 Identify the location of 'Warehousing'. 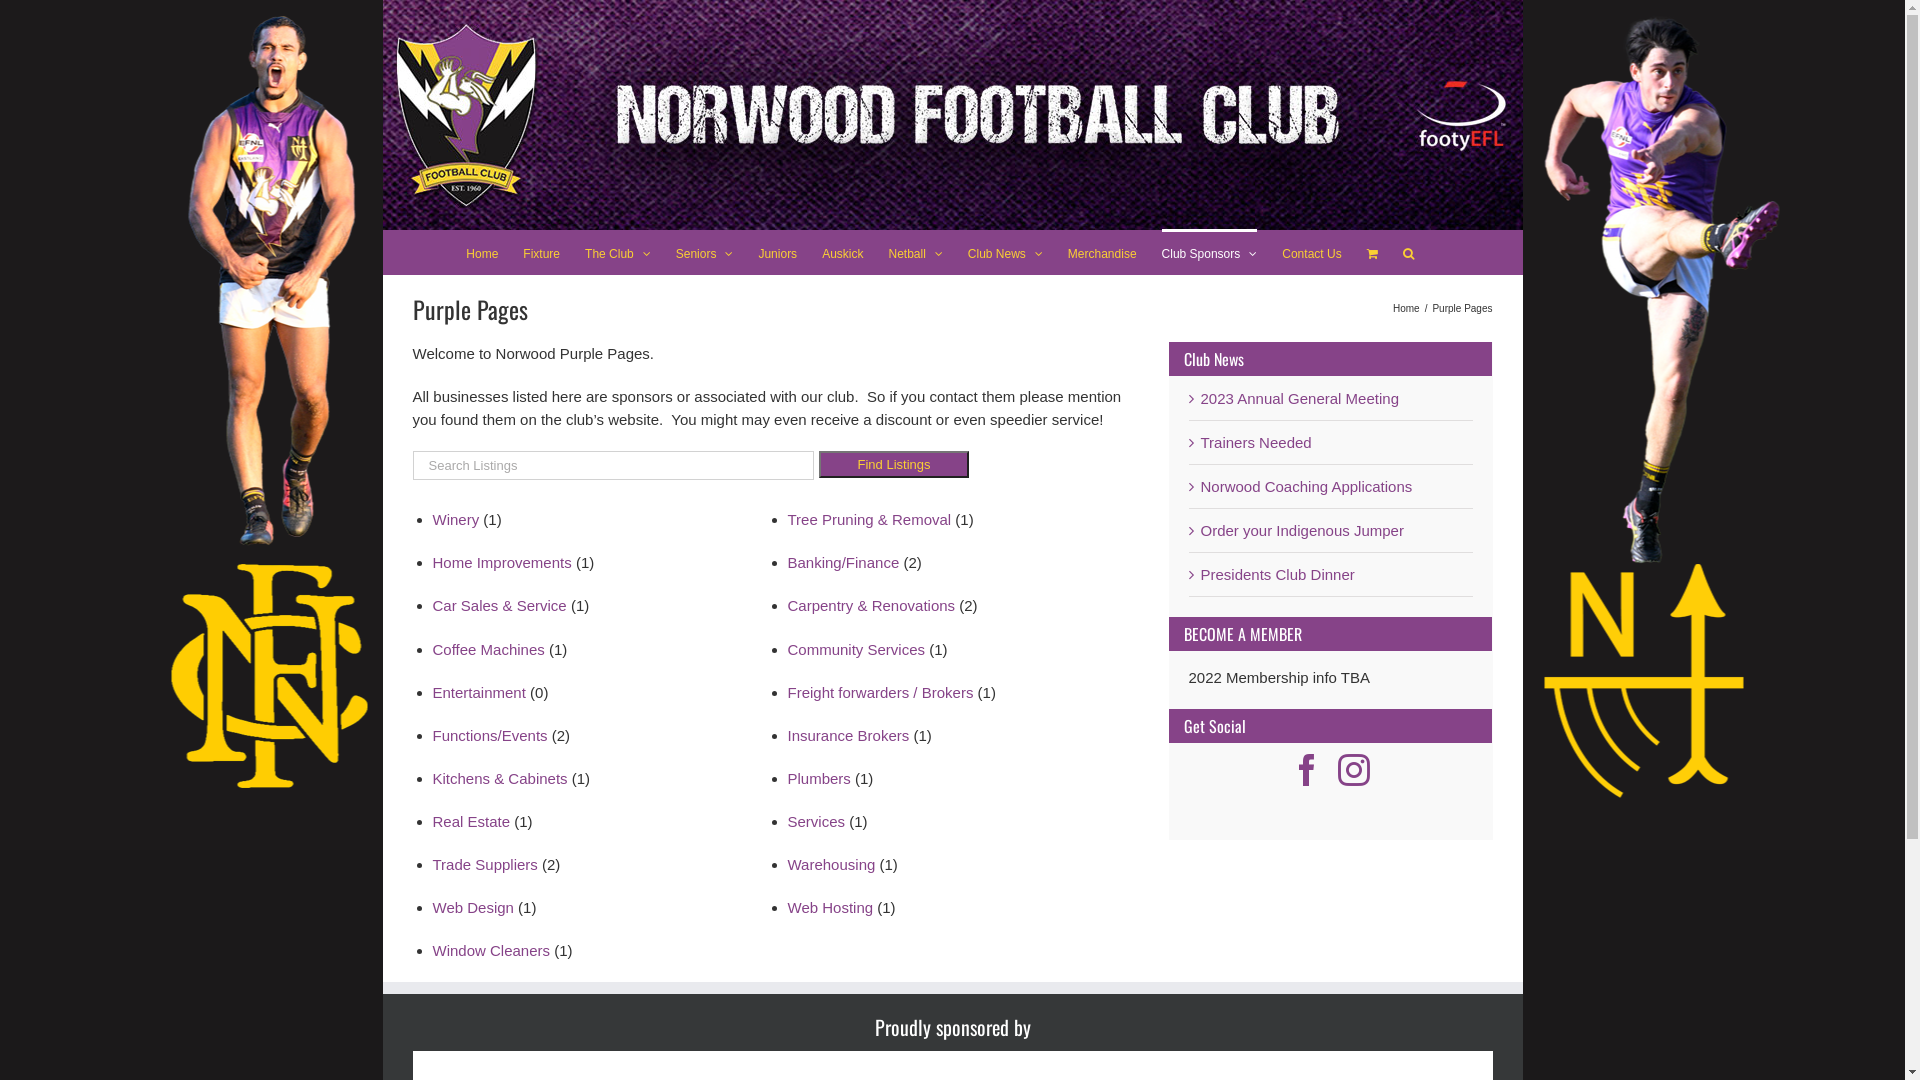
(831, 863).